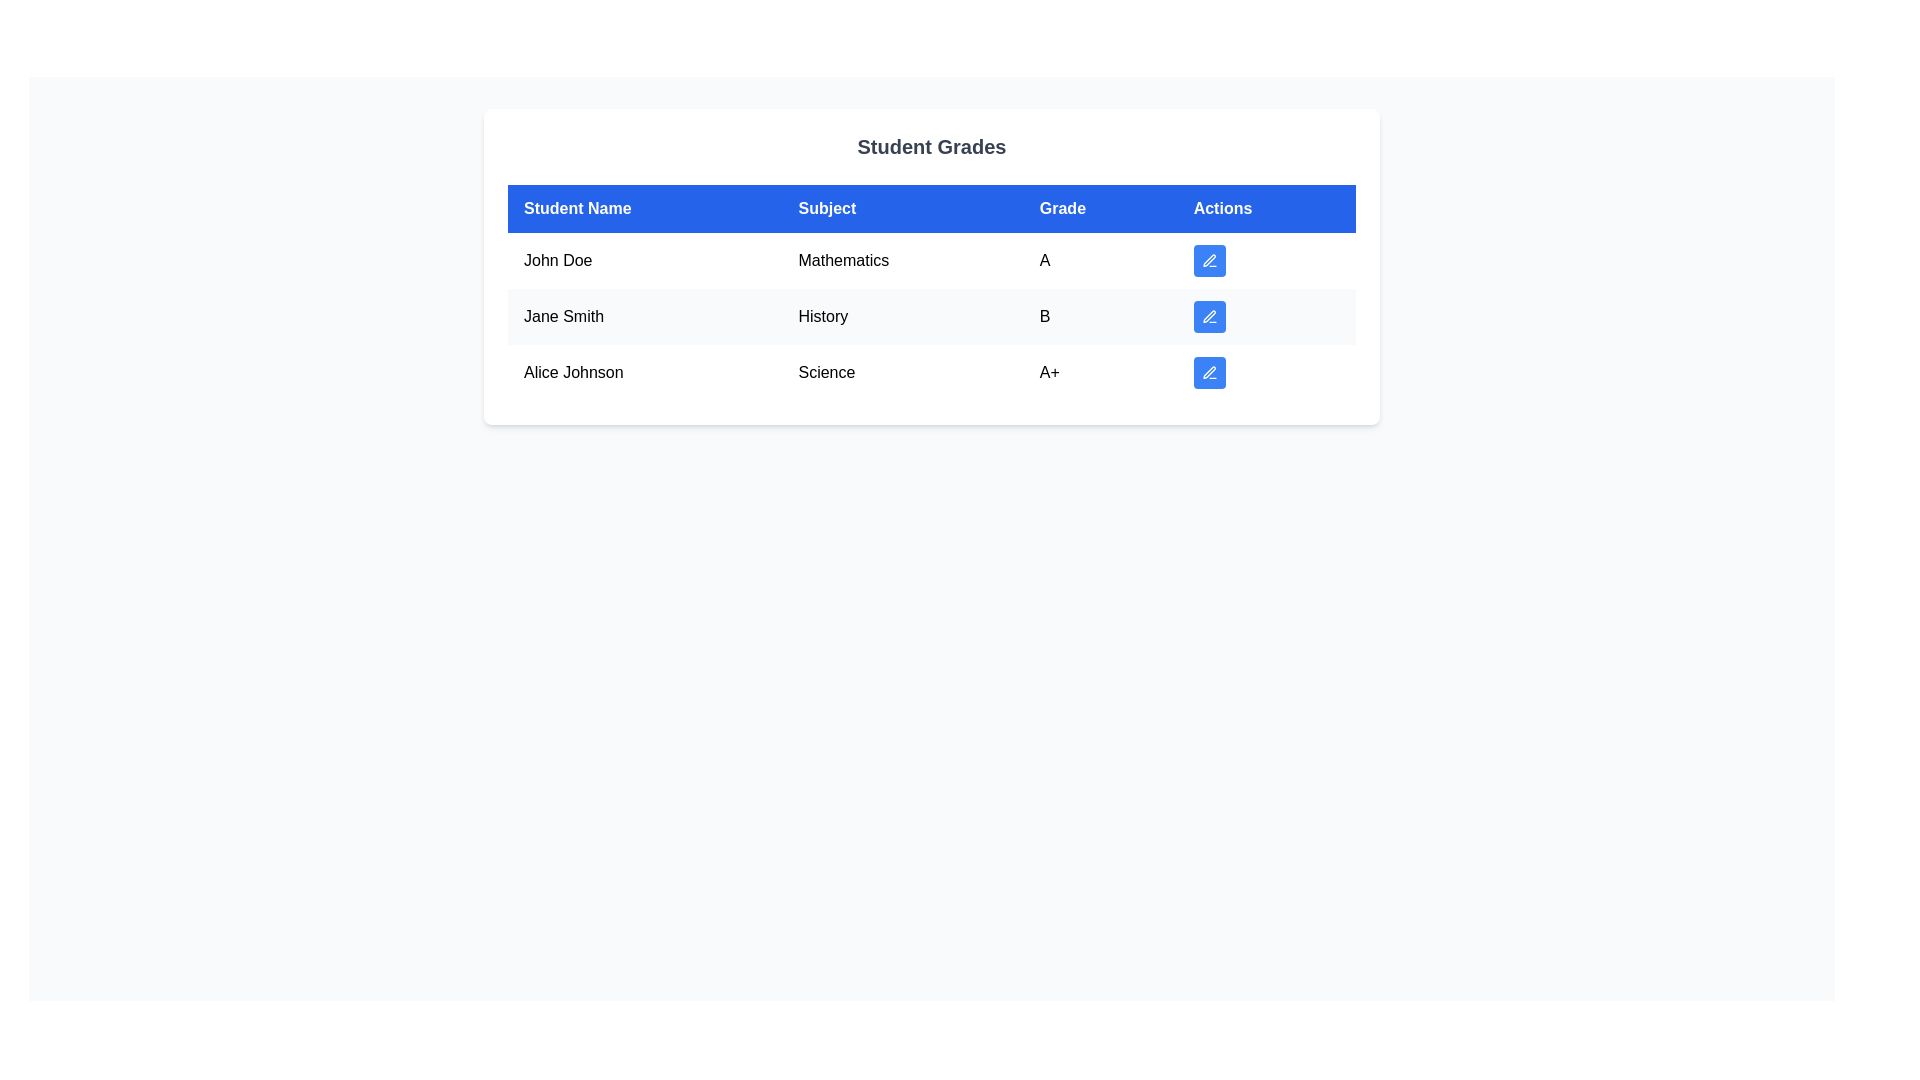 The width and height of the screenshot is (1920, 1080). I want to click on the pen icon button in the actions column of the first row in the 'Student Grades' table, so click(1208, 259).